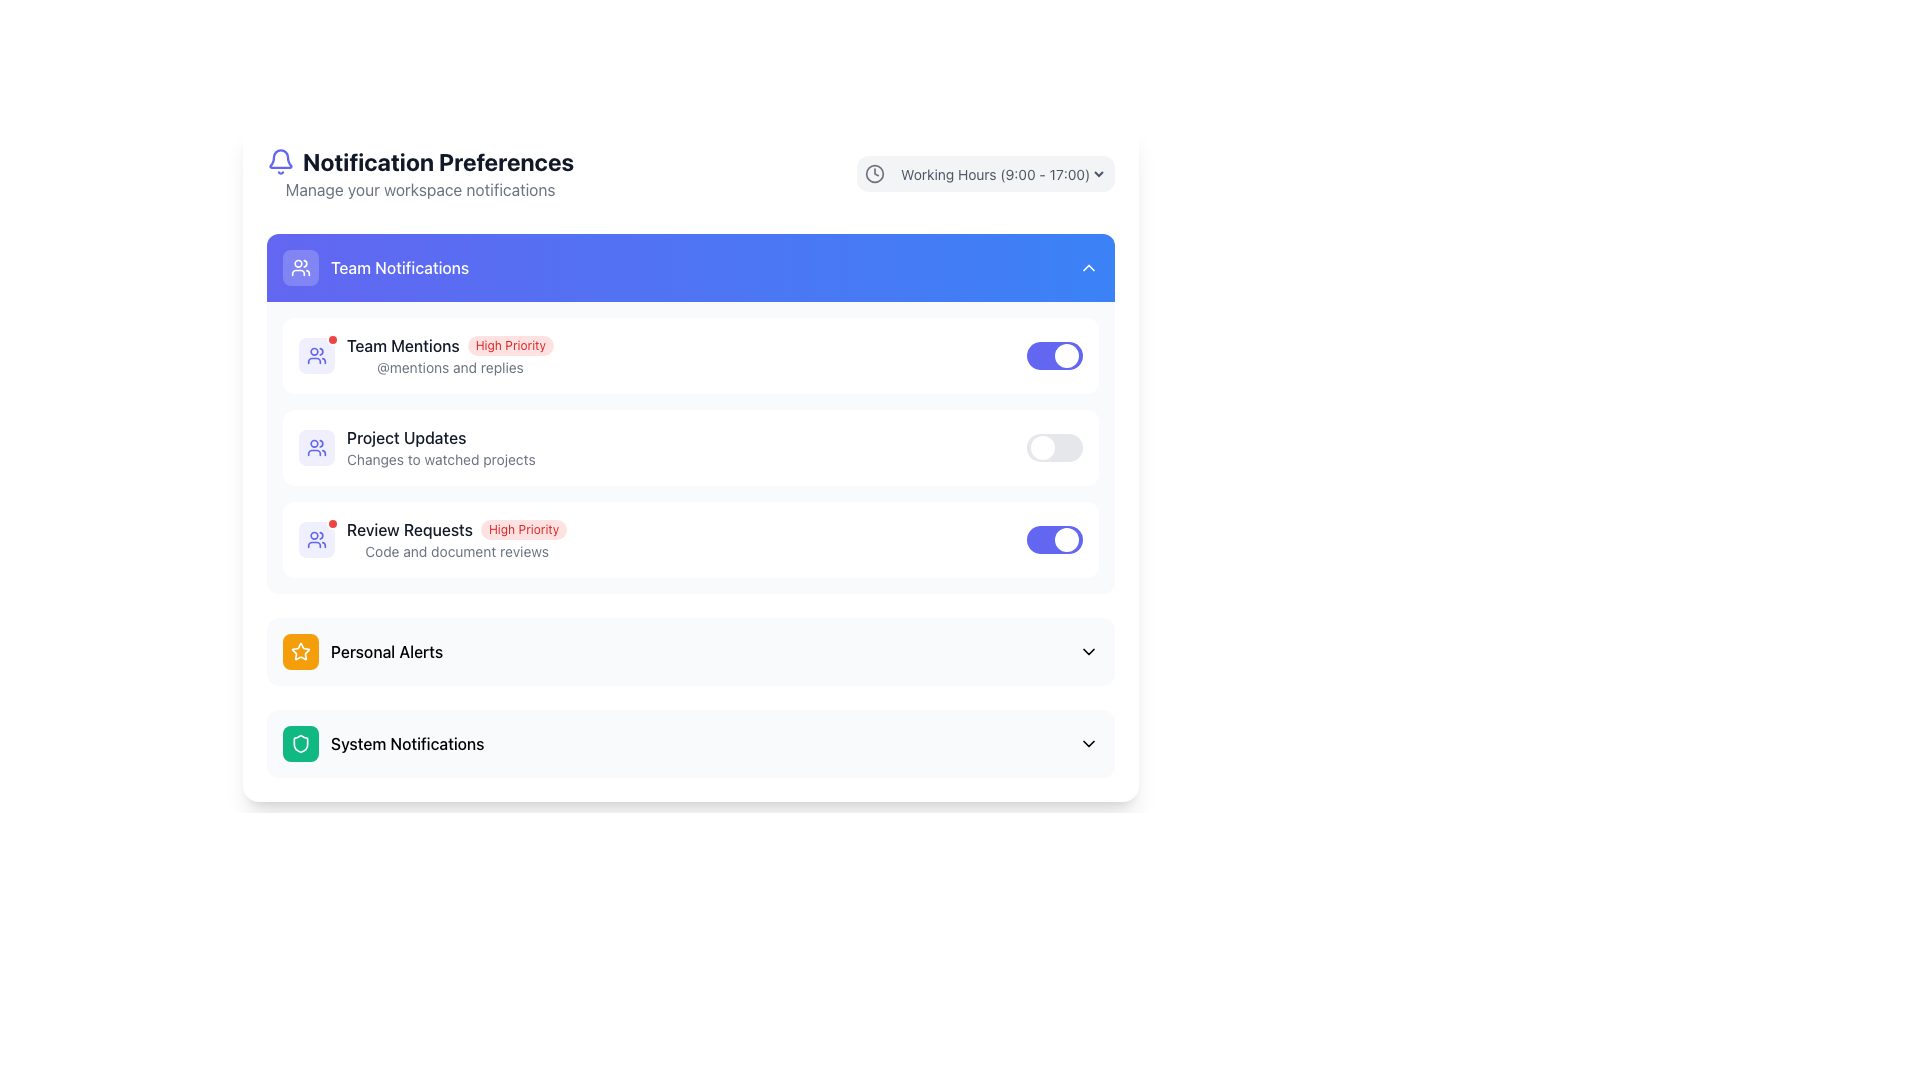 This screenshot has width=1920, height=1080. What do you see at coordinates (1088, 744) in the screenshot?
I see `the toggle icon located at the far right of the 'System Notifications' row` at bounding box center [1088, 744].